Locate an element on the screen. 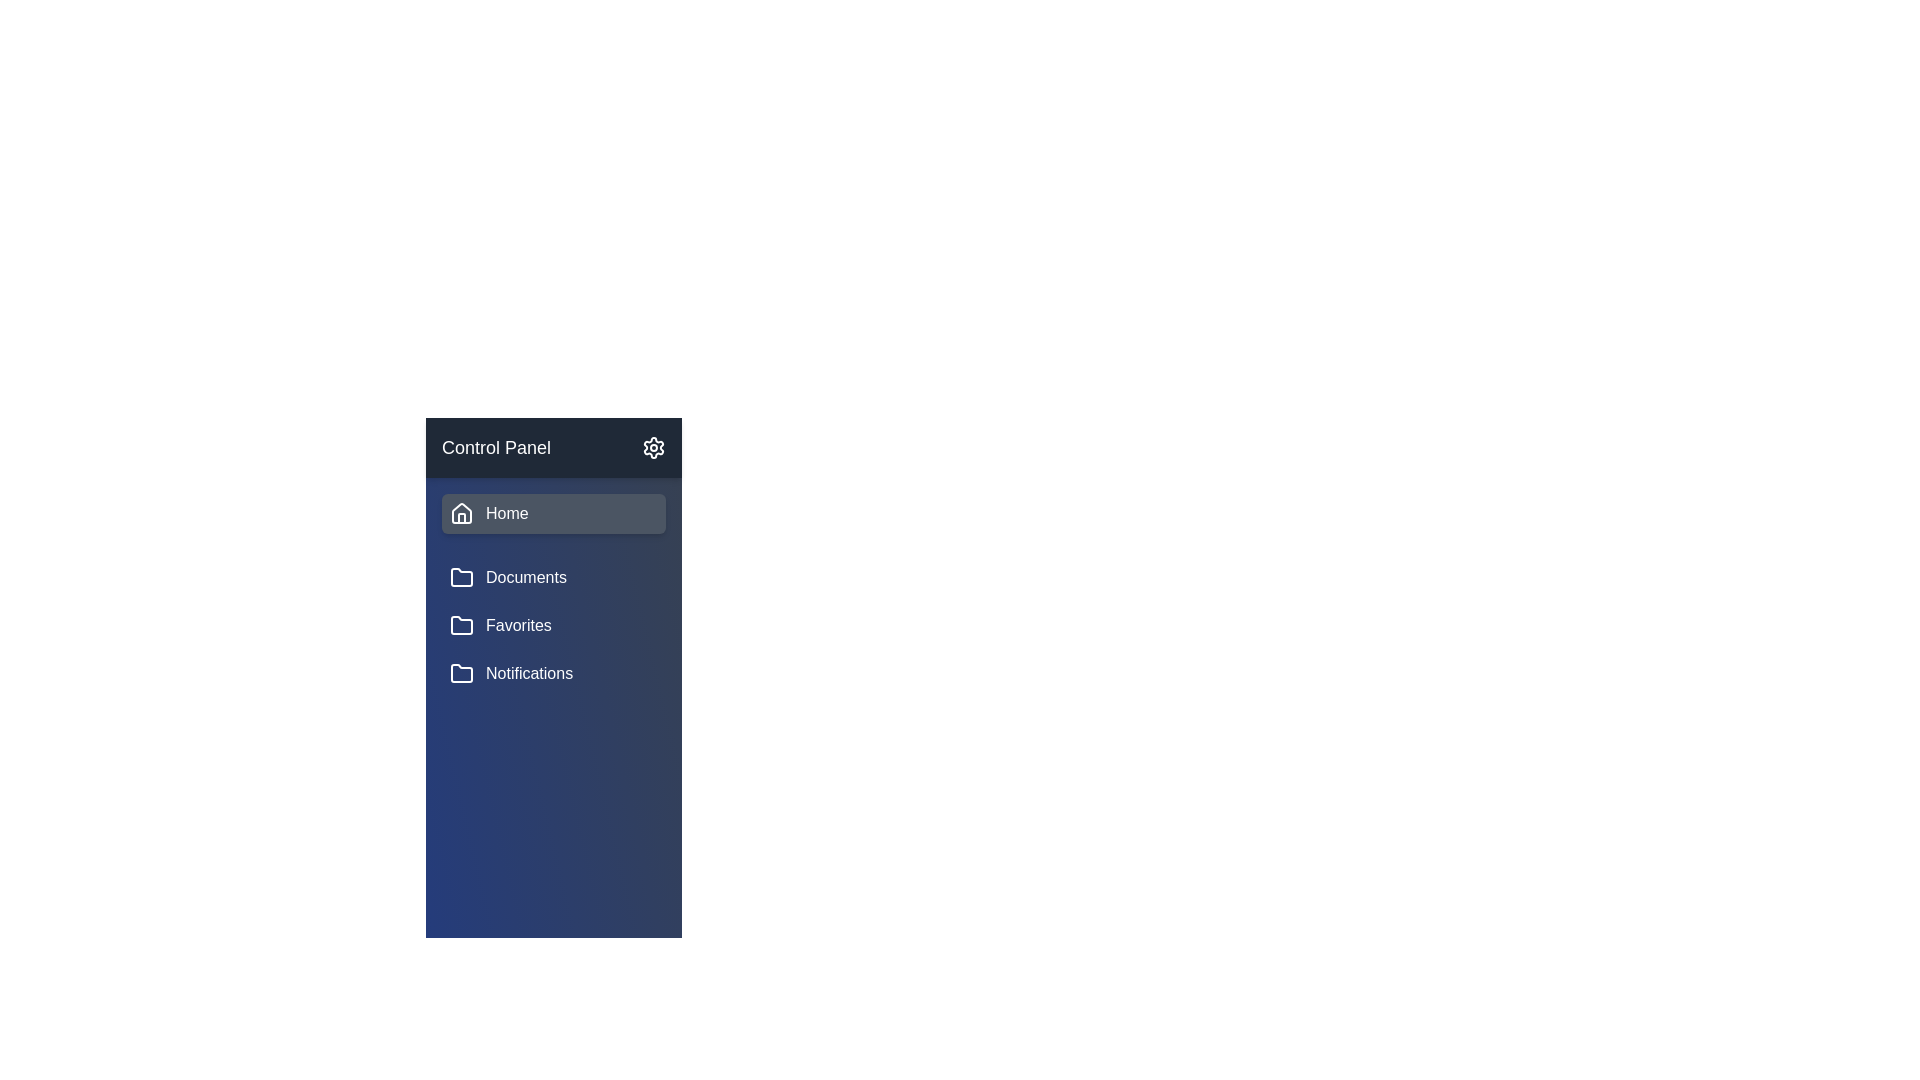 The width and height of the screenshot is (1920, 1080). the sidebar item corresponding to Documents to navigate to that section is located at coordinates (553, 578).